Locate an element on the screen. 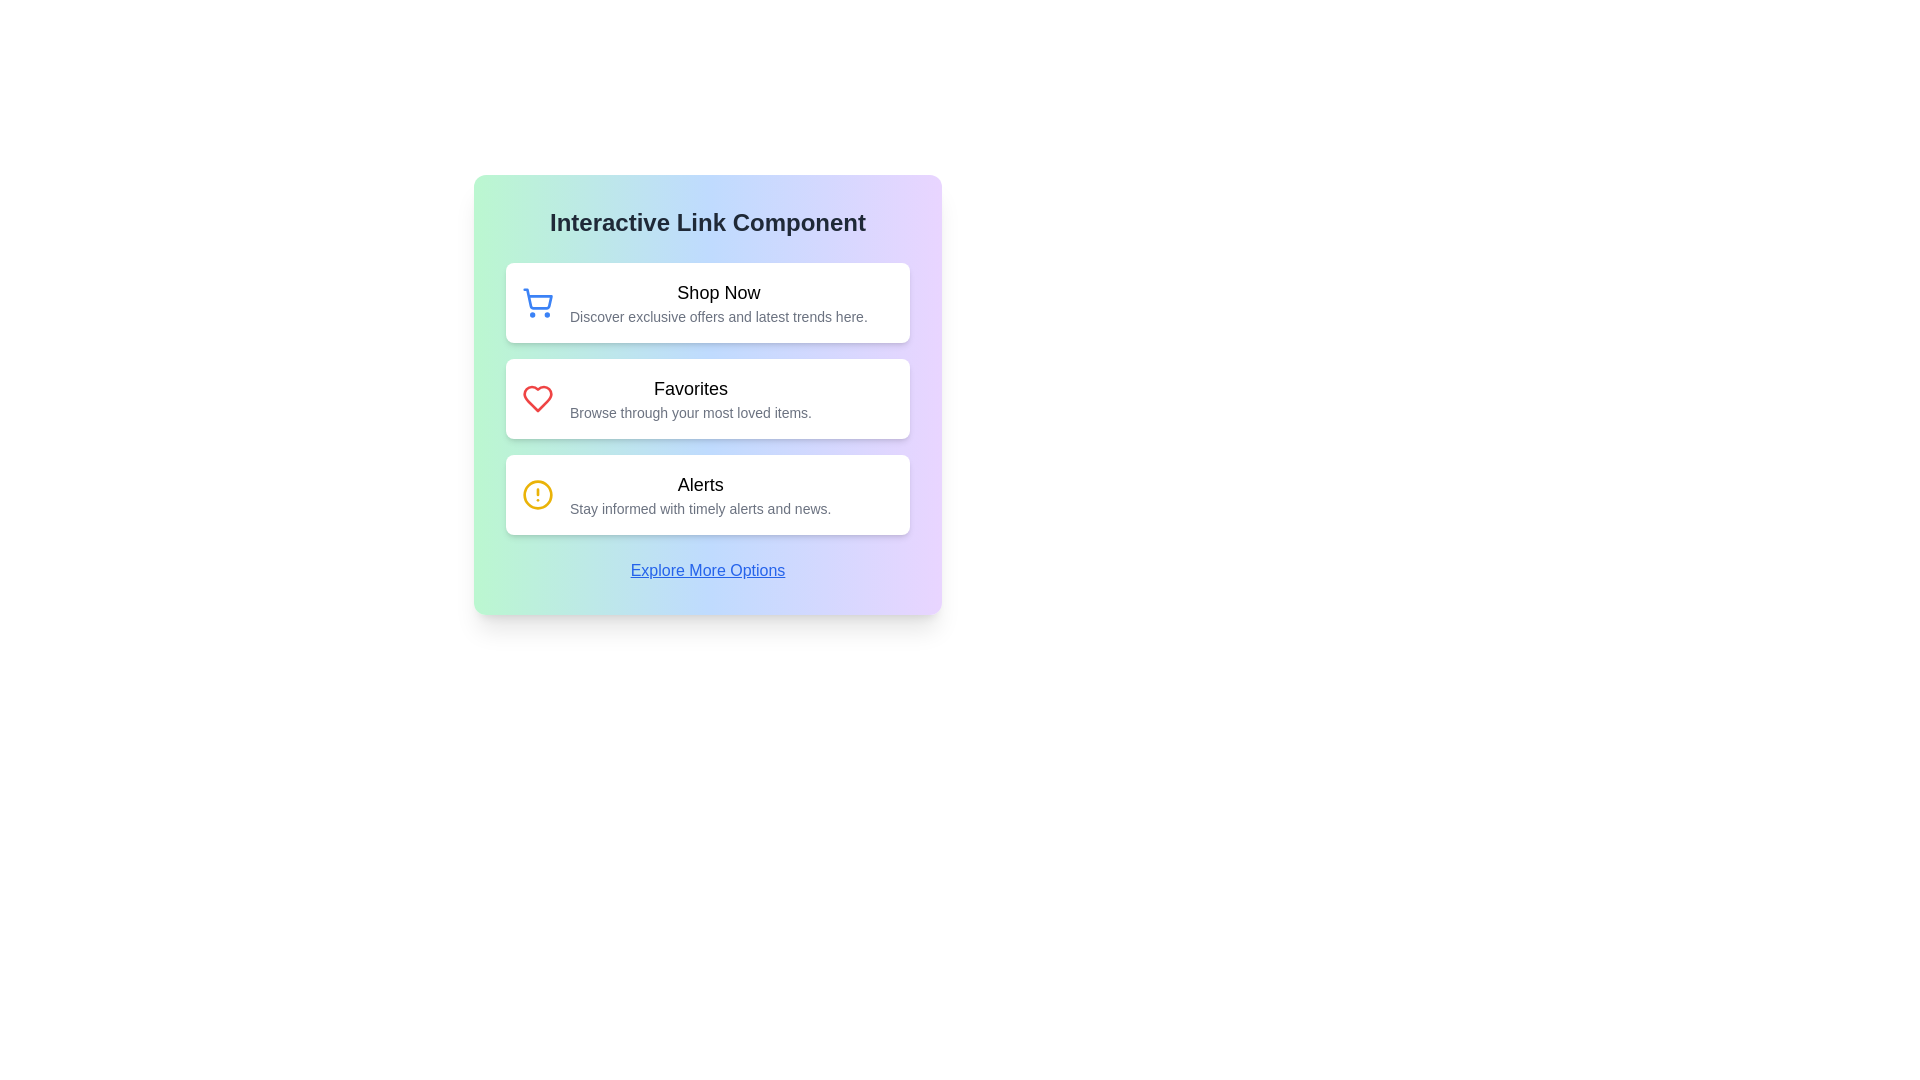  text displayed in the light-gray Text Label that says 'Discover exclusive offers and latest trends here.', located beneath the bold 'Shop Now' text is located at coordinates (718, 315).